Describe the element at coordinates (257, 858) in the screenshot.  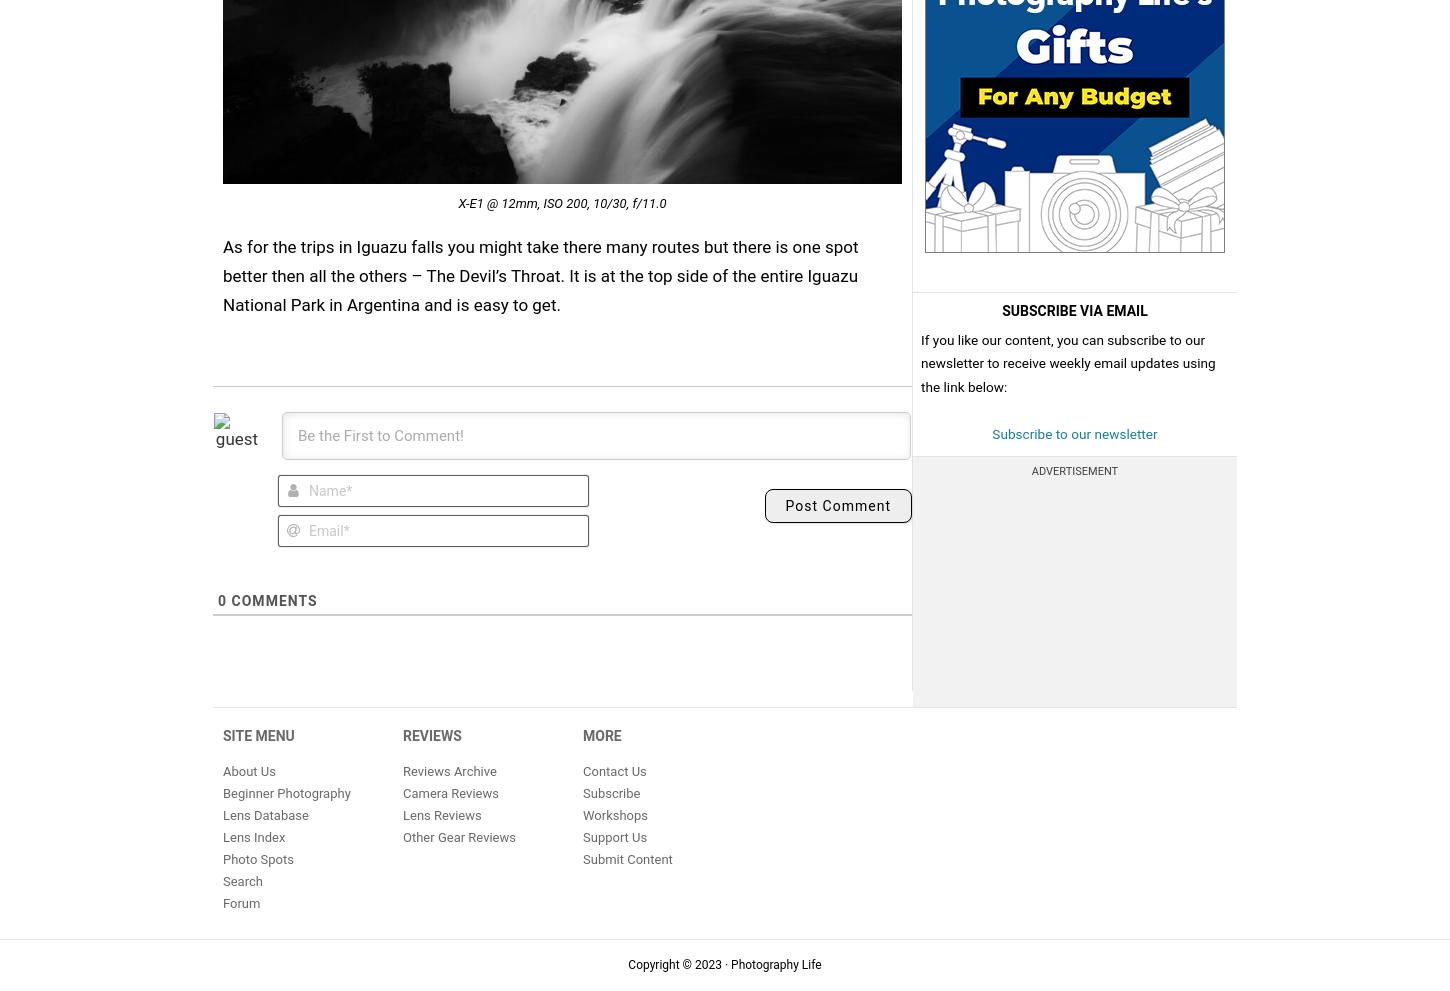
I see `'Photo Spots'` at that location.